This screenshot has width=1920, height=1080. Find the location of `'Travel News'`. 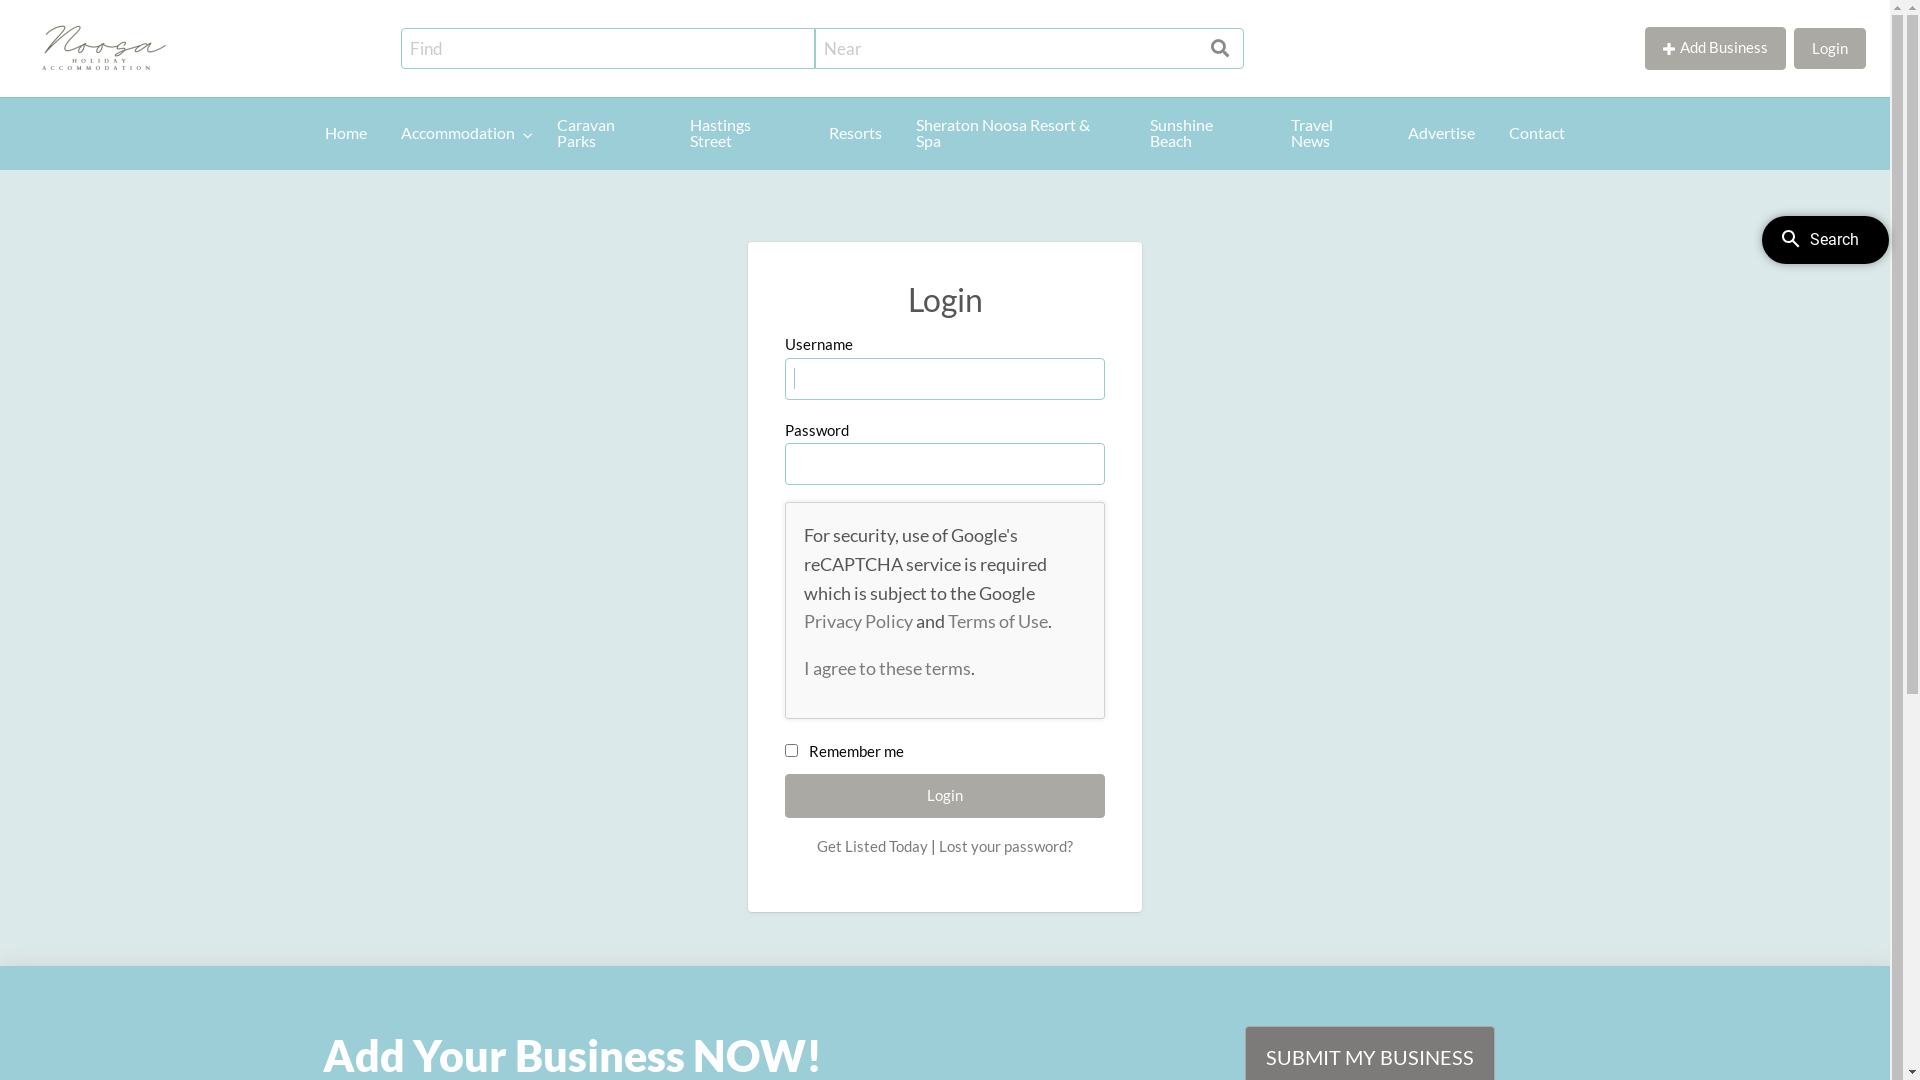

'Travel News' is located at coordinates (1332, 133).